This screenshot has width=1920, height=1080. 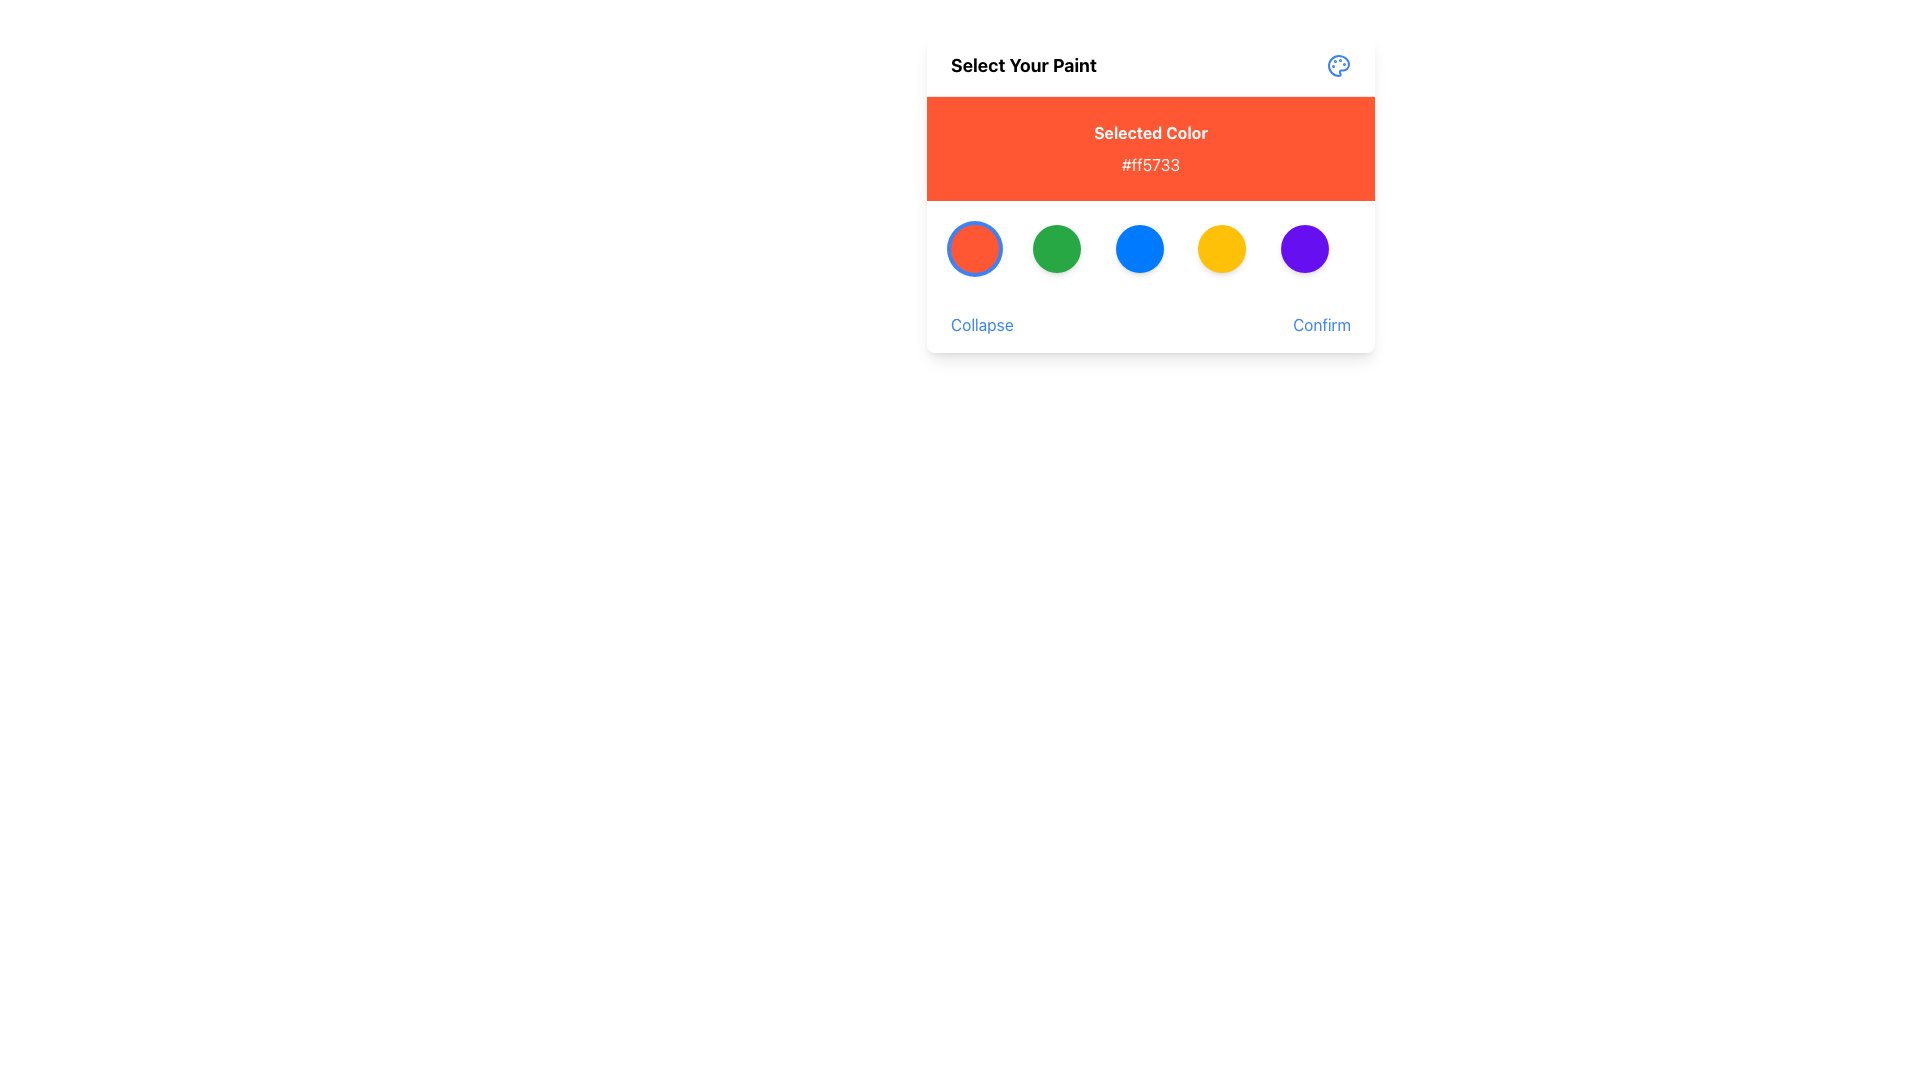 I want to click on the circular interactive button, which is the first in a row of five, distinguished by its vivid orange fill and blue ring, so click(x=974, y=248).